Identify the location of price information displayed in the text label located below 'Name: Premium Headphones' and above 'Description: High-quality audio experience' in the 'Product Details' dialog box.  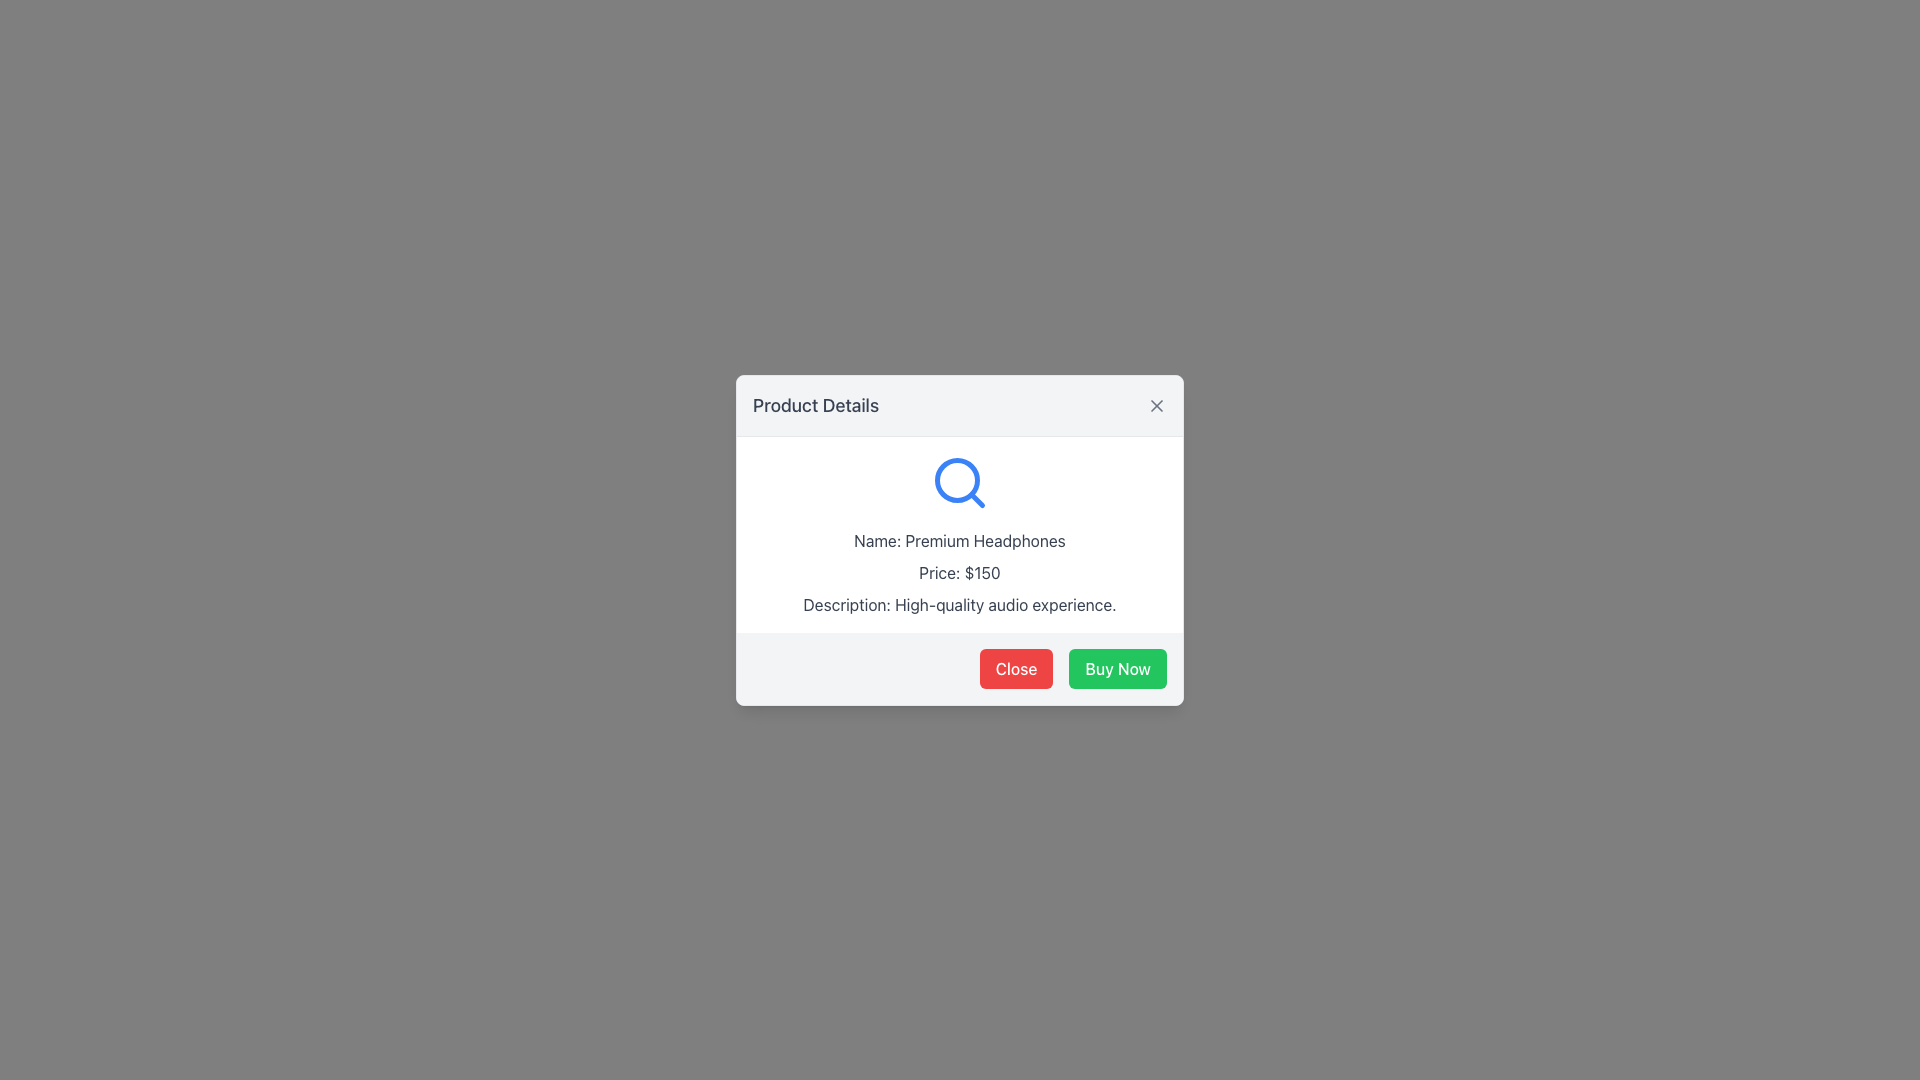
(960, 572).